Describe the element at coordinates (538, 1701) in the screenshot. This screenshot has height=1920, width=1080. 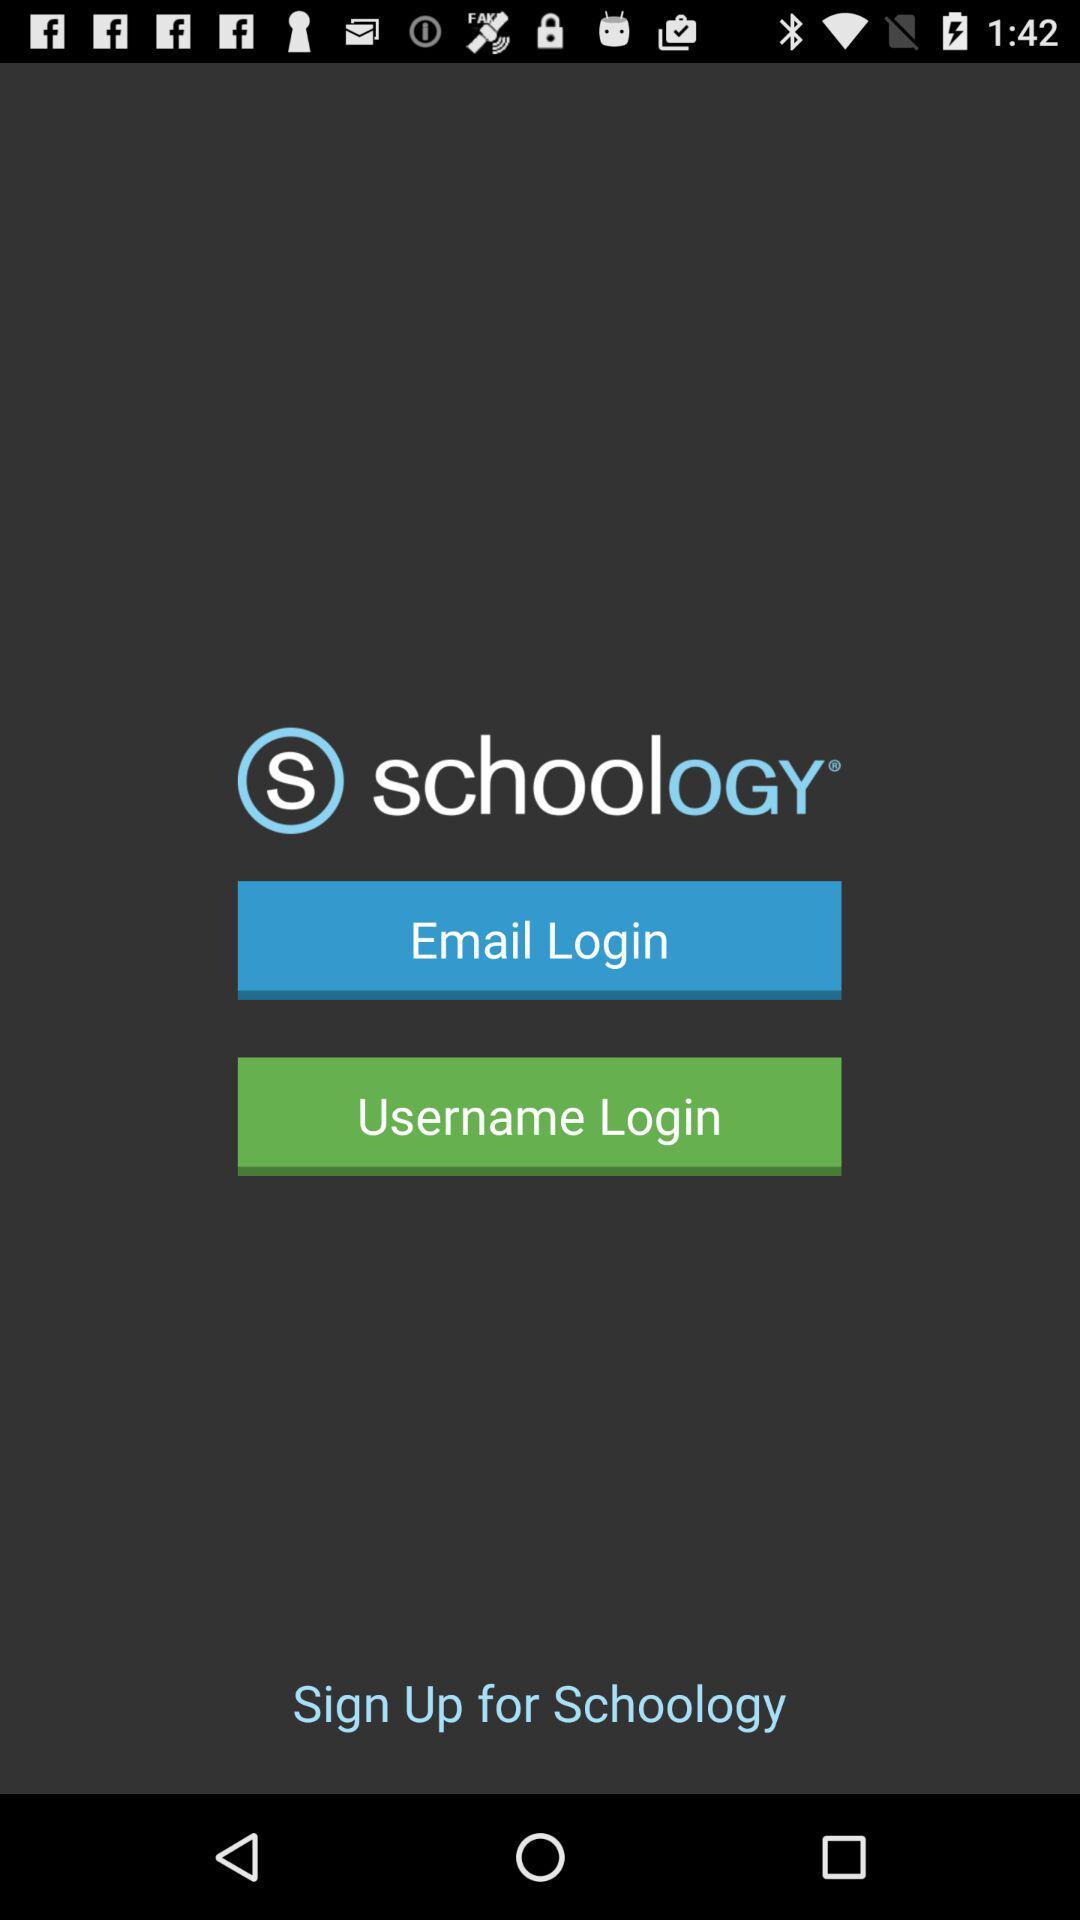
I see `icon below the username login` at that location.